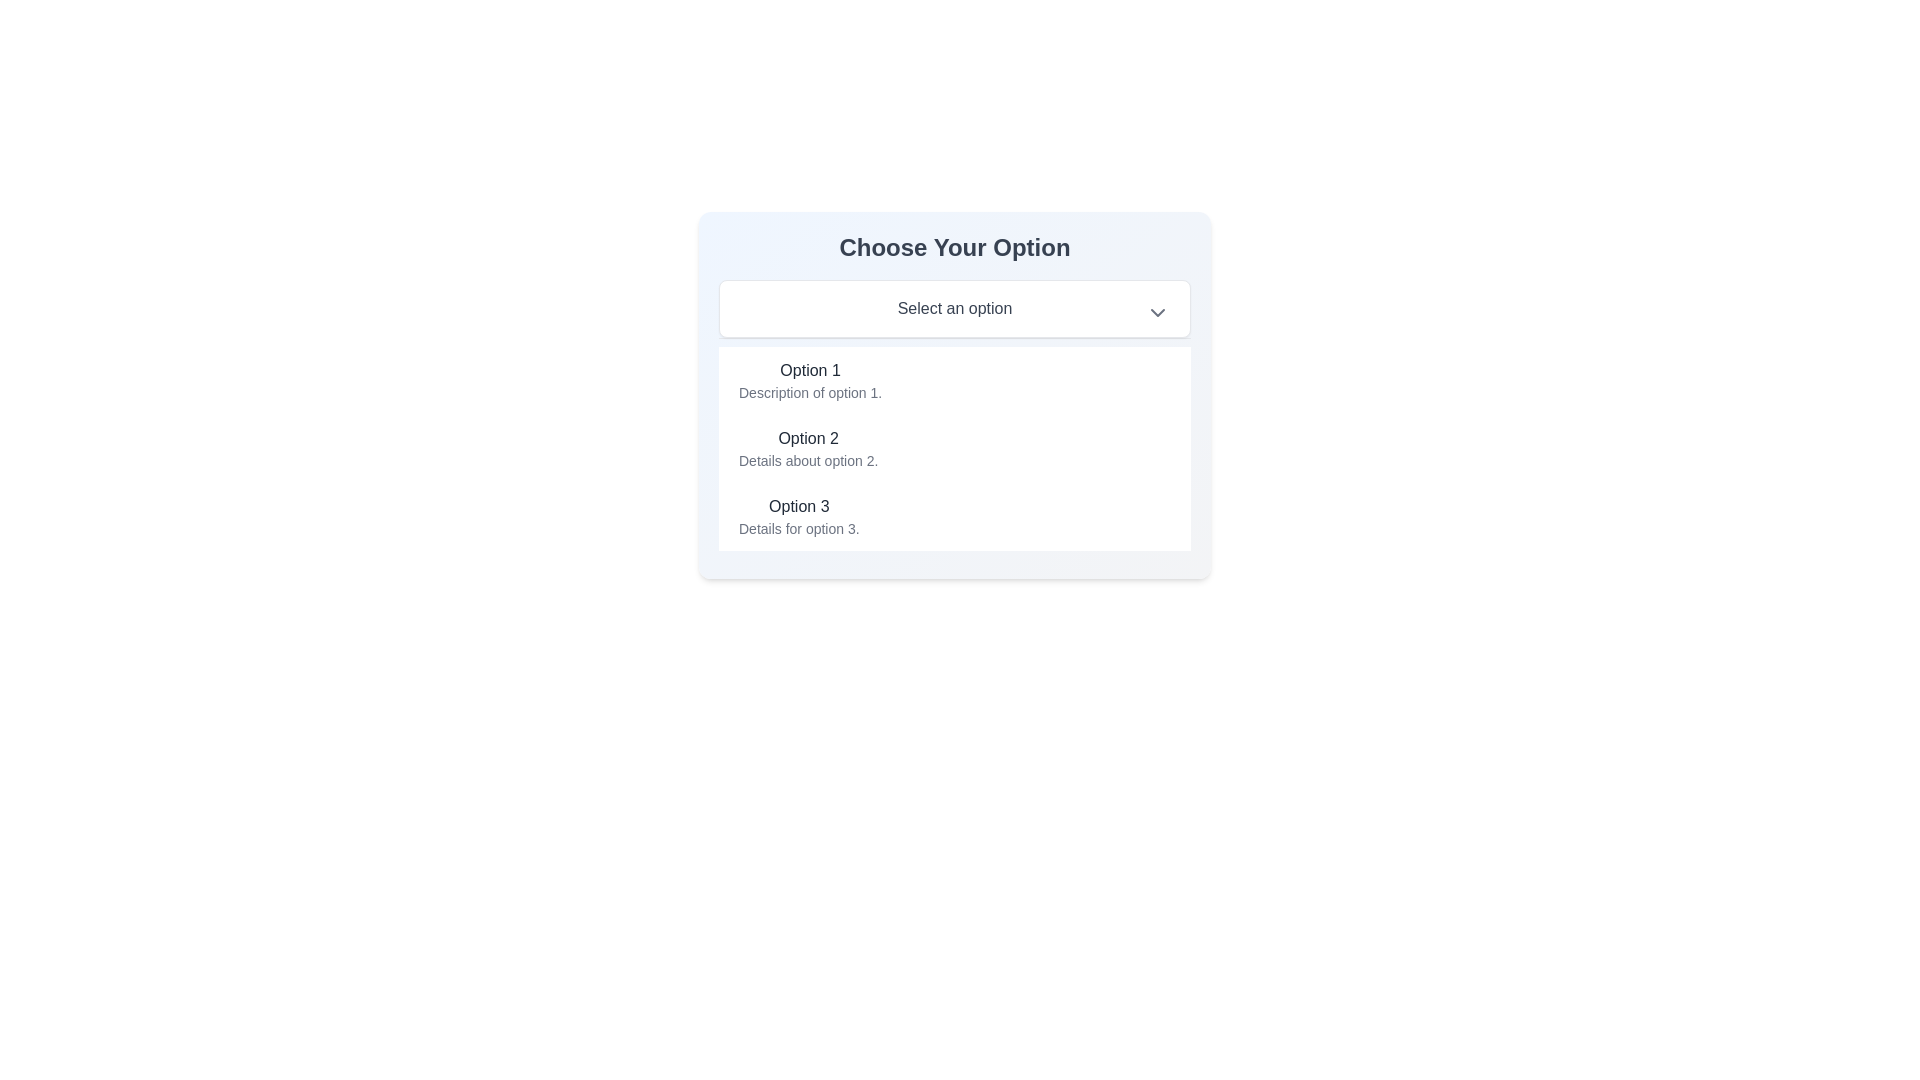 This screenshot has width=1920, height=1080. Describe the element at coordinates (954, 394) in the screenshot. I see `the dropdown menu labeled 'Select an option' in the central panel titled 'Choose Your Option'` at that location.